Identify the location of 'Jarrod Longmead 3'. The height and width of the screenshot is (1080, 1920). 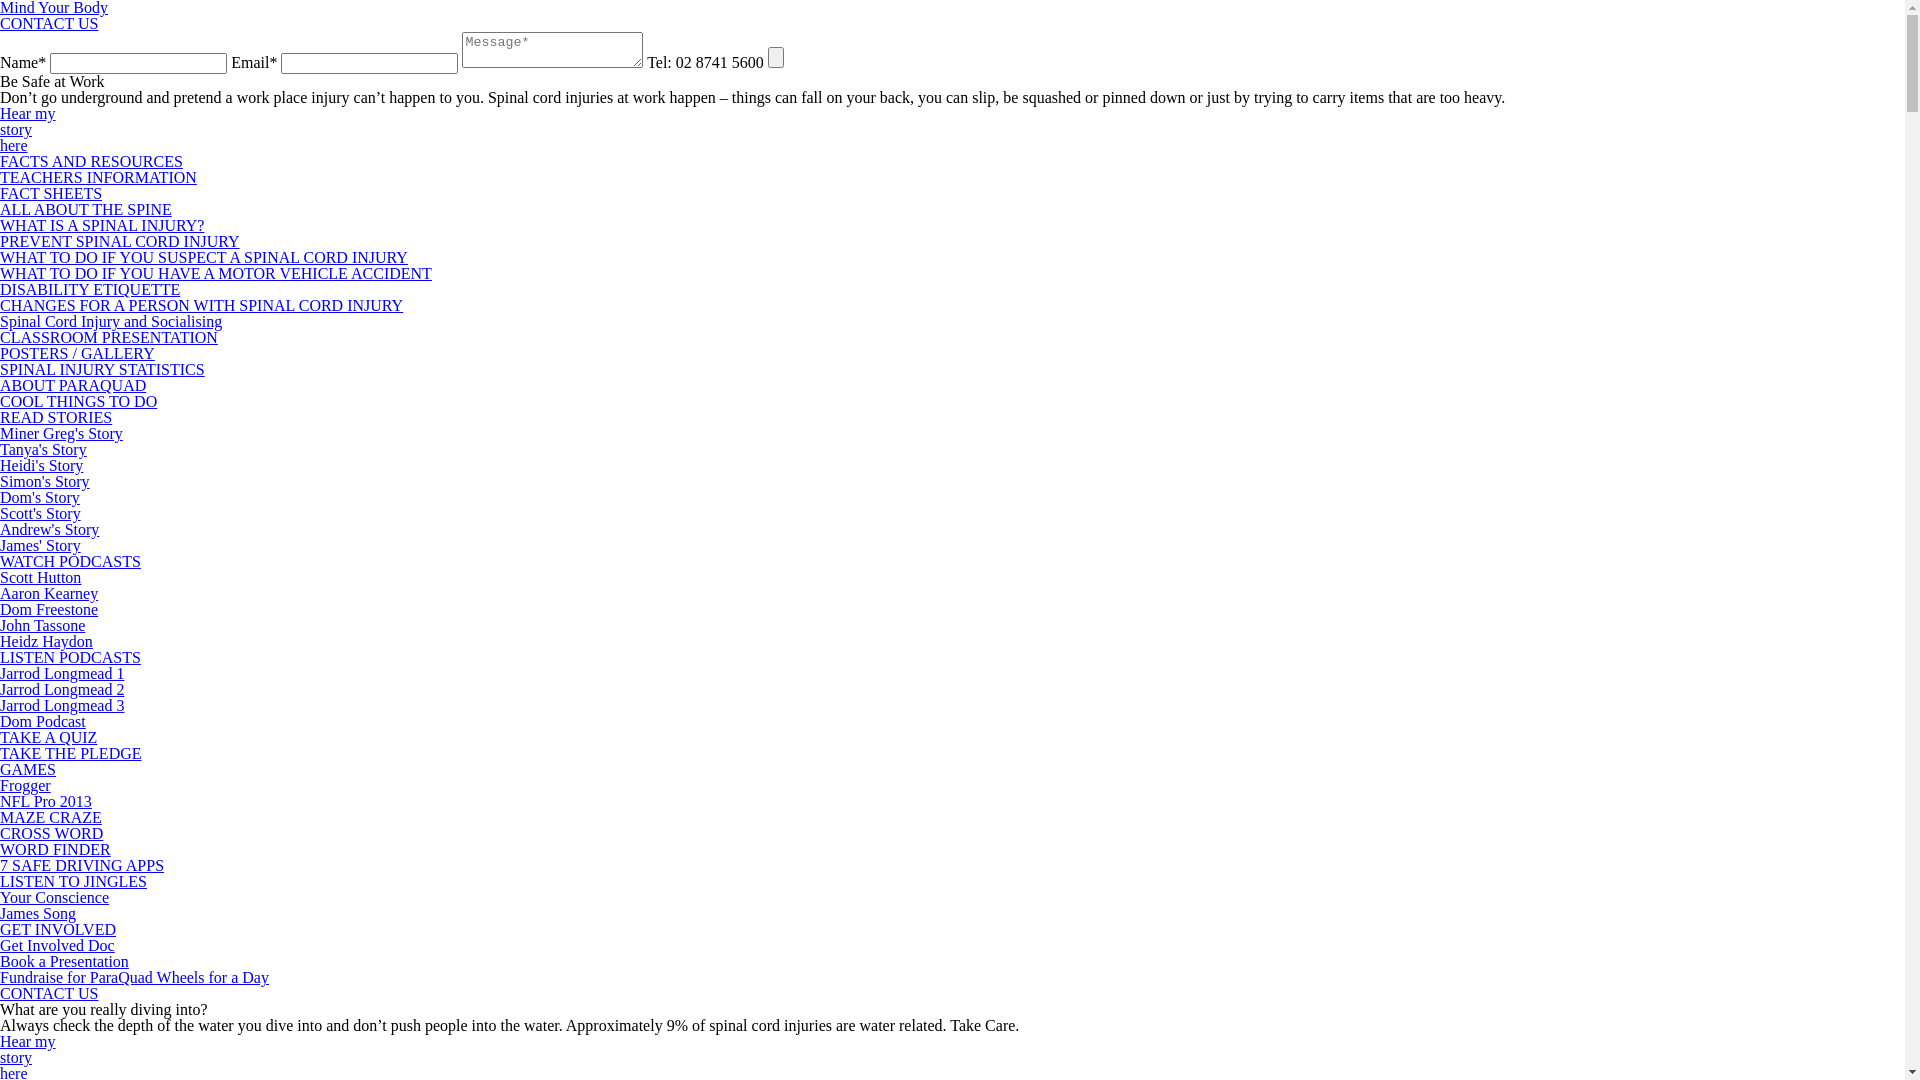
(62, 704).